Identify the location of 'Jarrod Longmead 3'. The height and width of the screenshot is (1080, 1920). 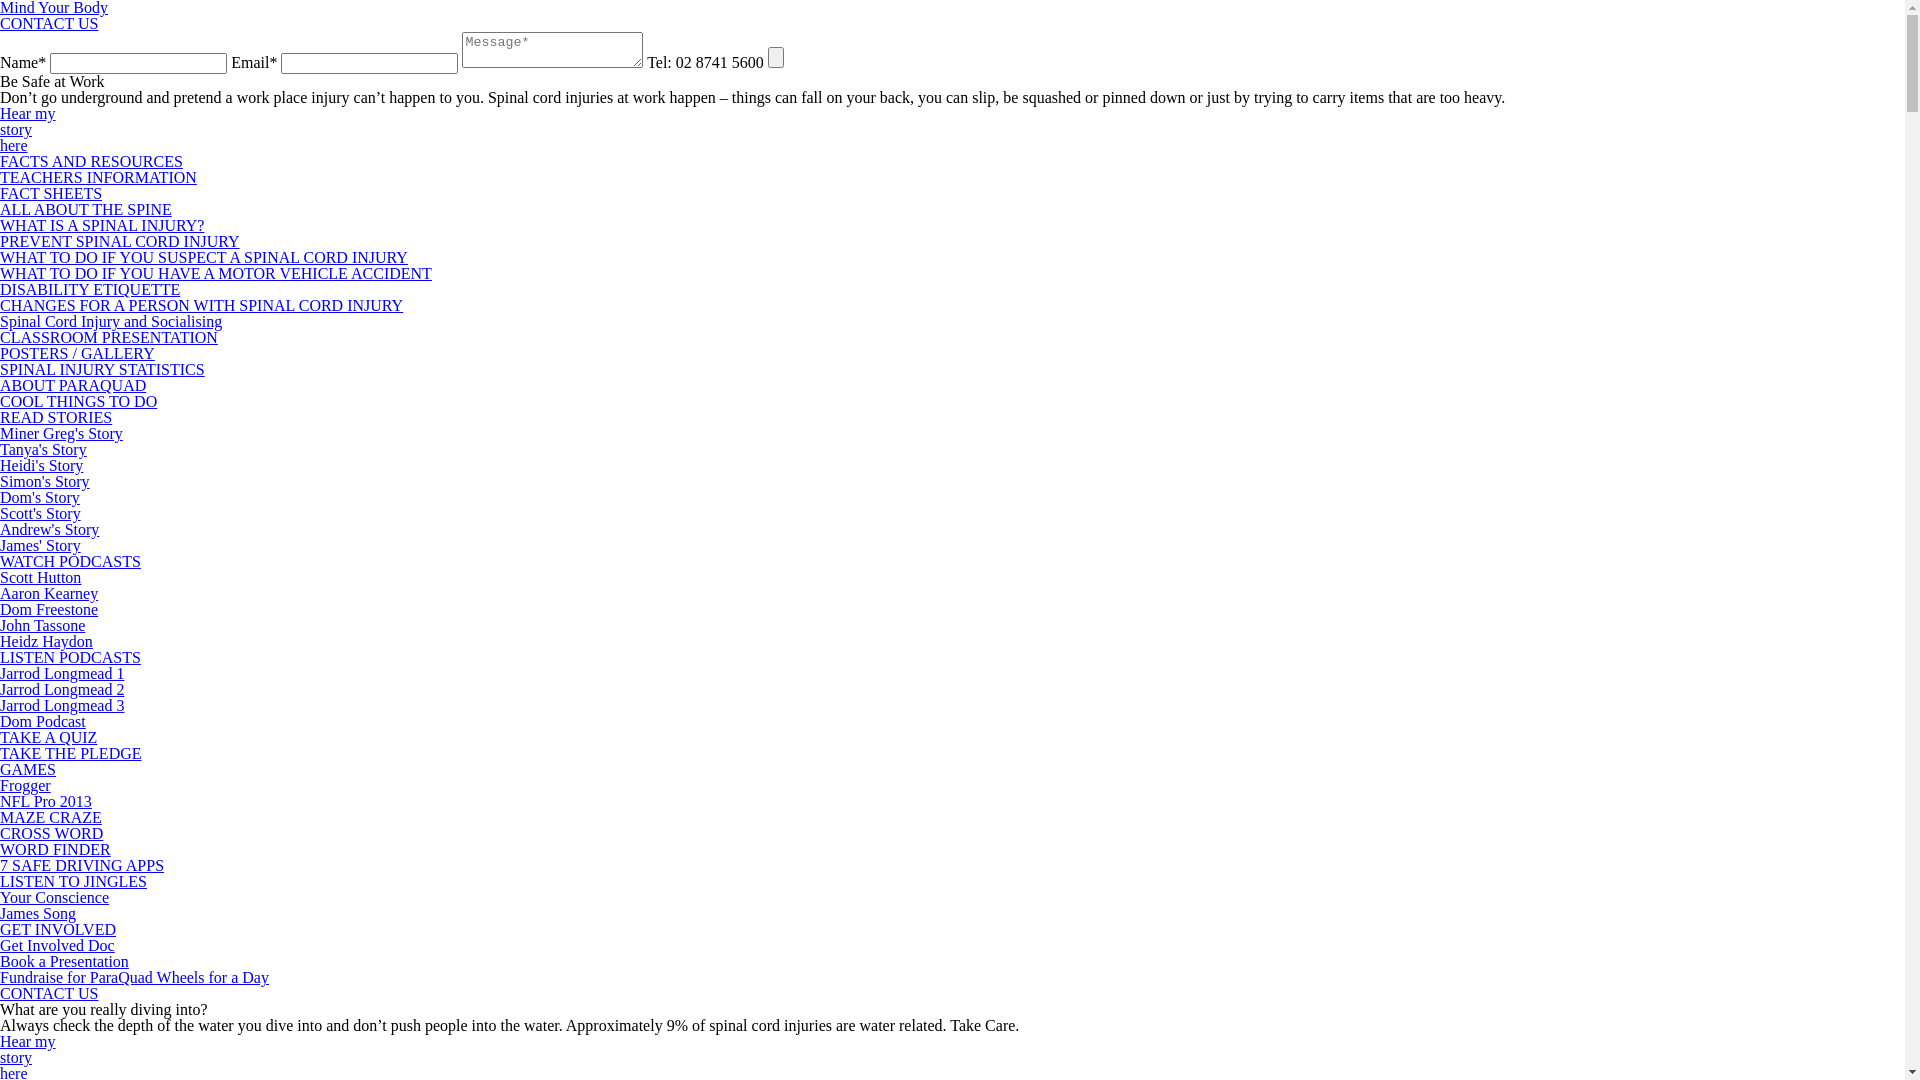
(62, 704).